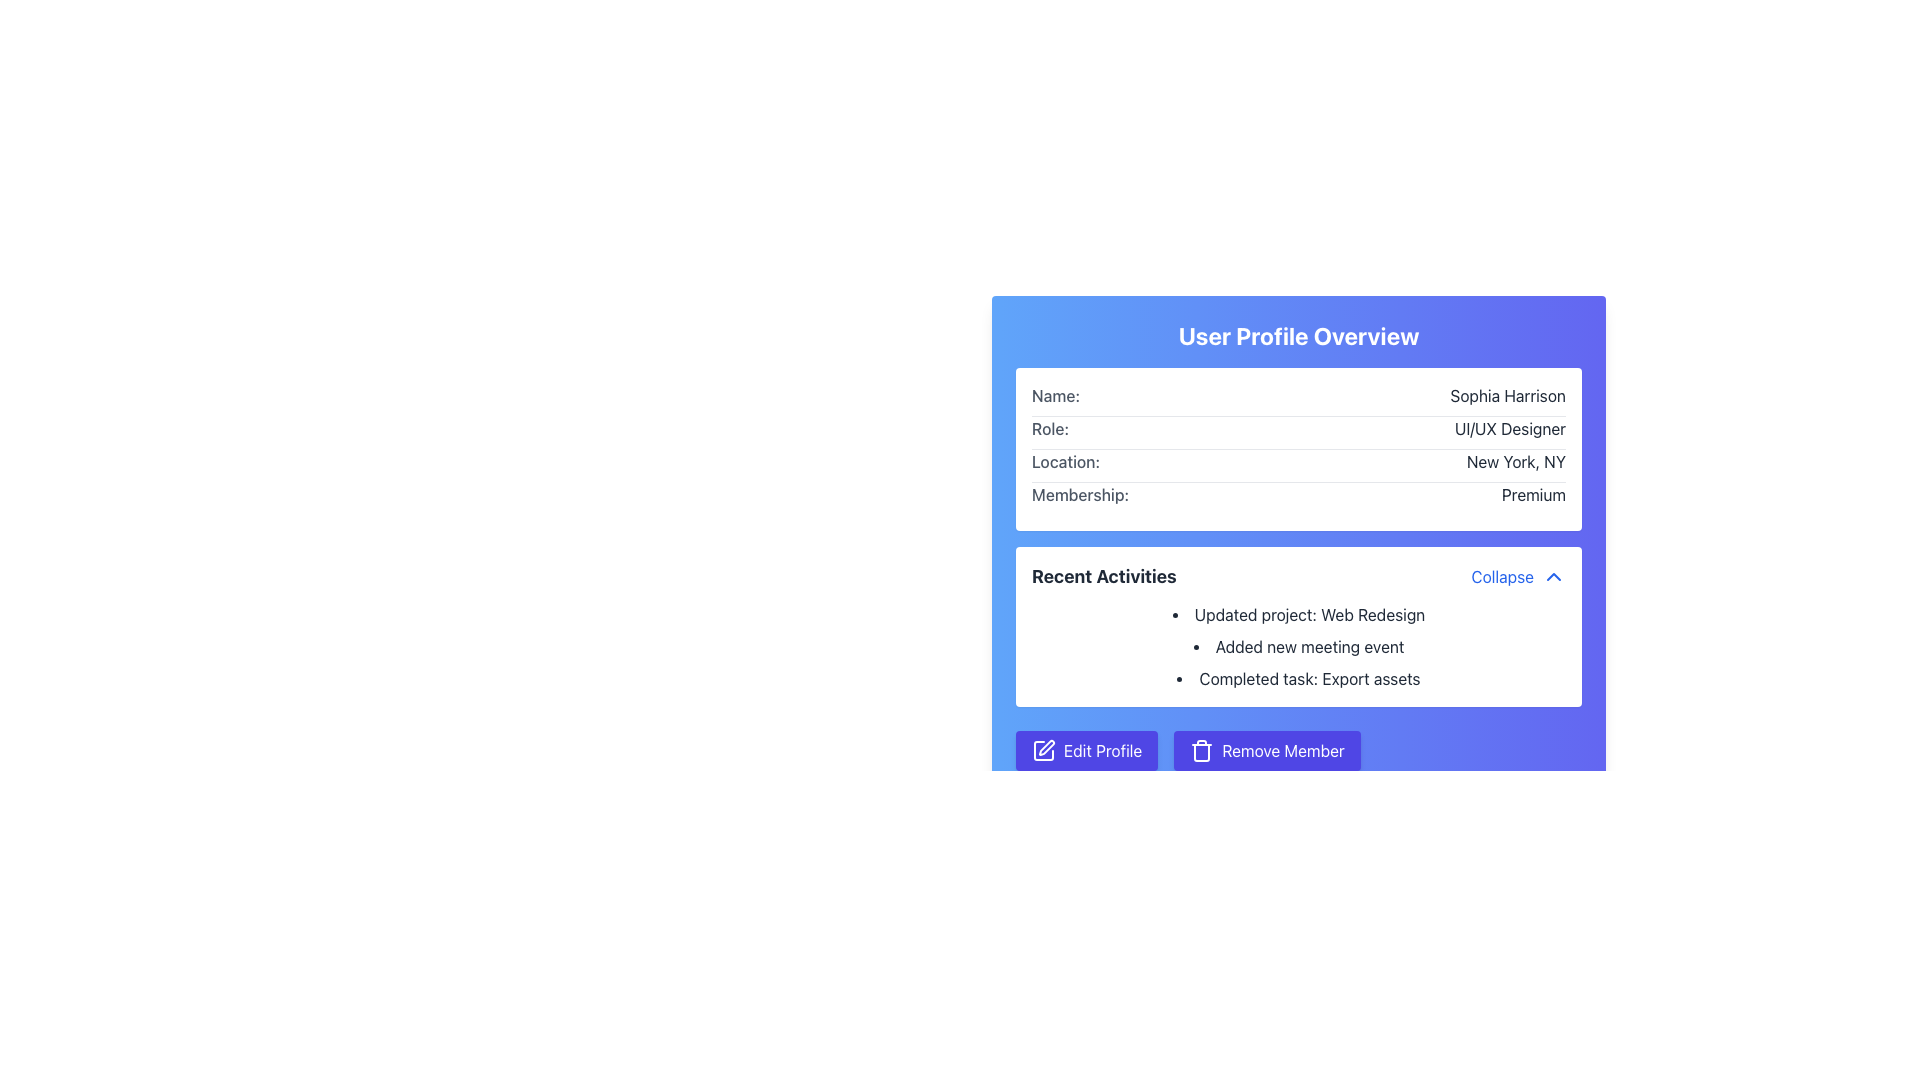 The width and height of the screenshot is (1920, 1080). What do you see at coordinates (1103, 577) in the screenshot?
I see `the 'Recent Activities' text label, which is displayed in bold, black font and serves as a section header within the blue user profile panel` at bounding box center [1103, 577].